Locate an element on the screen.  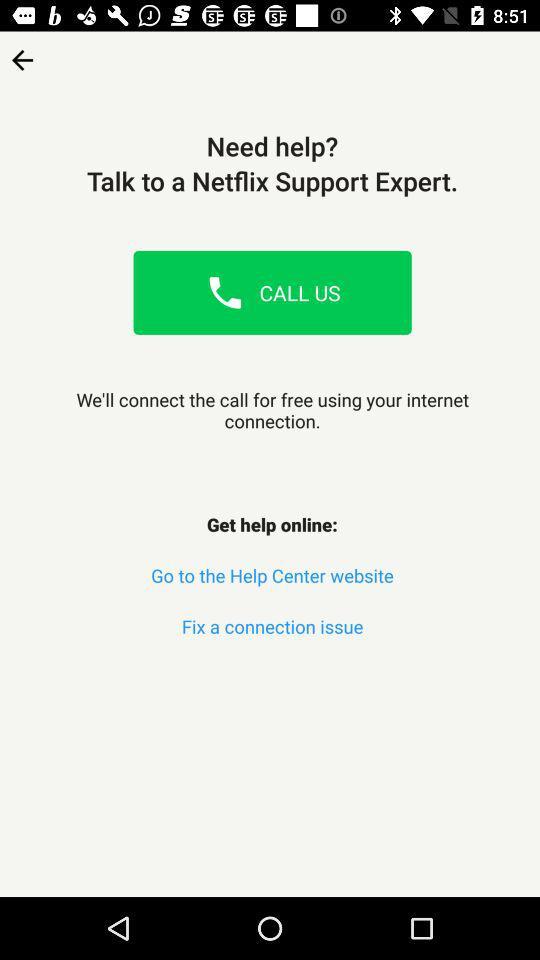
the go to the is located at coordinates (271, 575).